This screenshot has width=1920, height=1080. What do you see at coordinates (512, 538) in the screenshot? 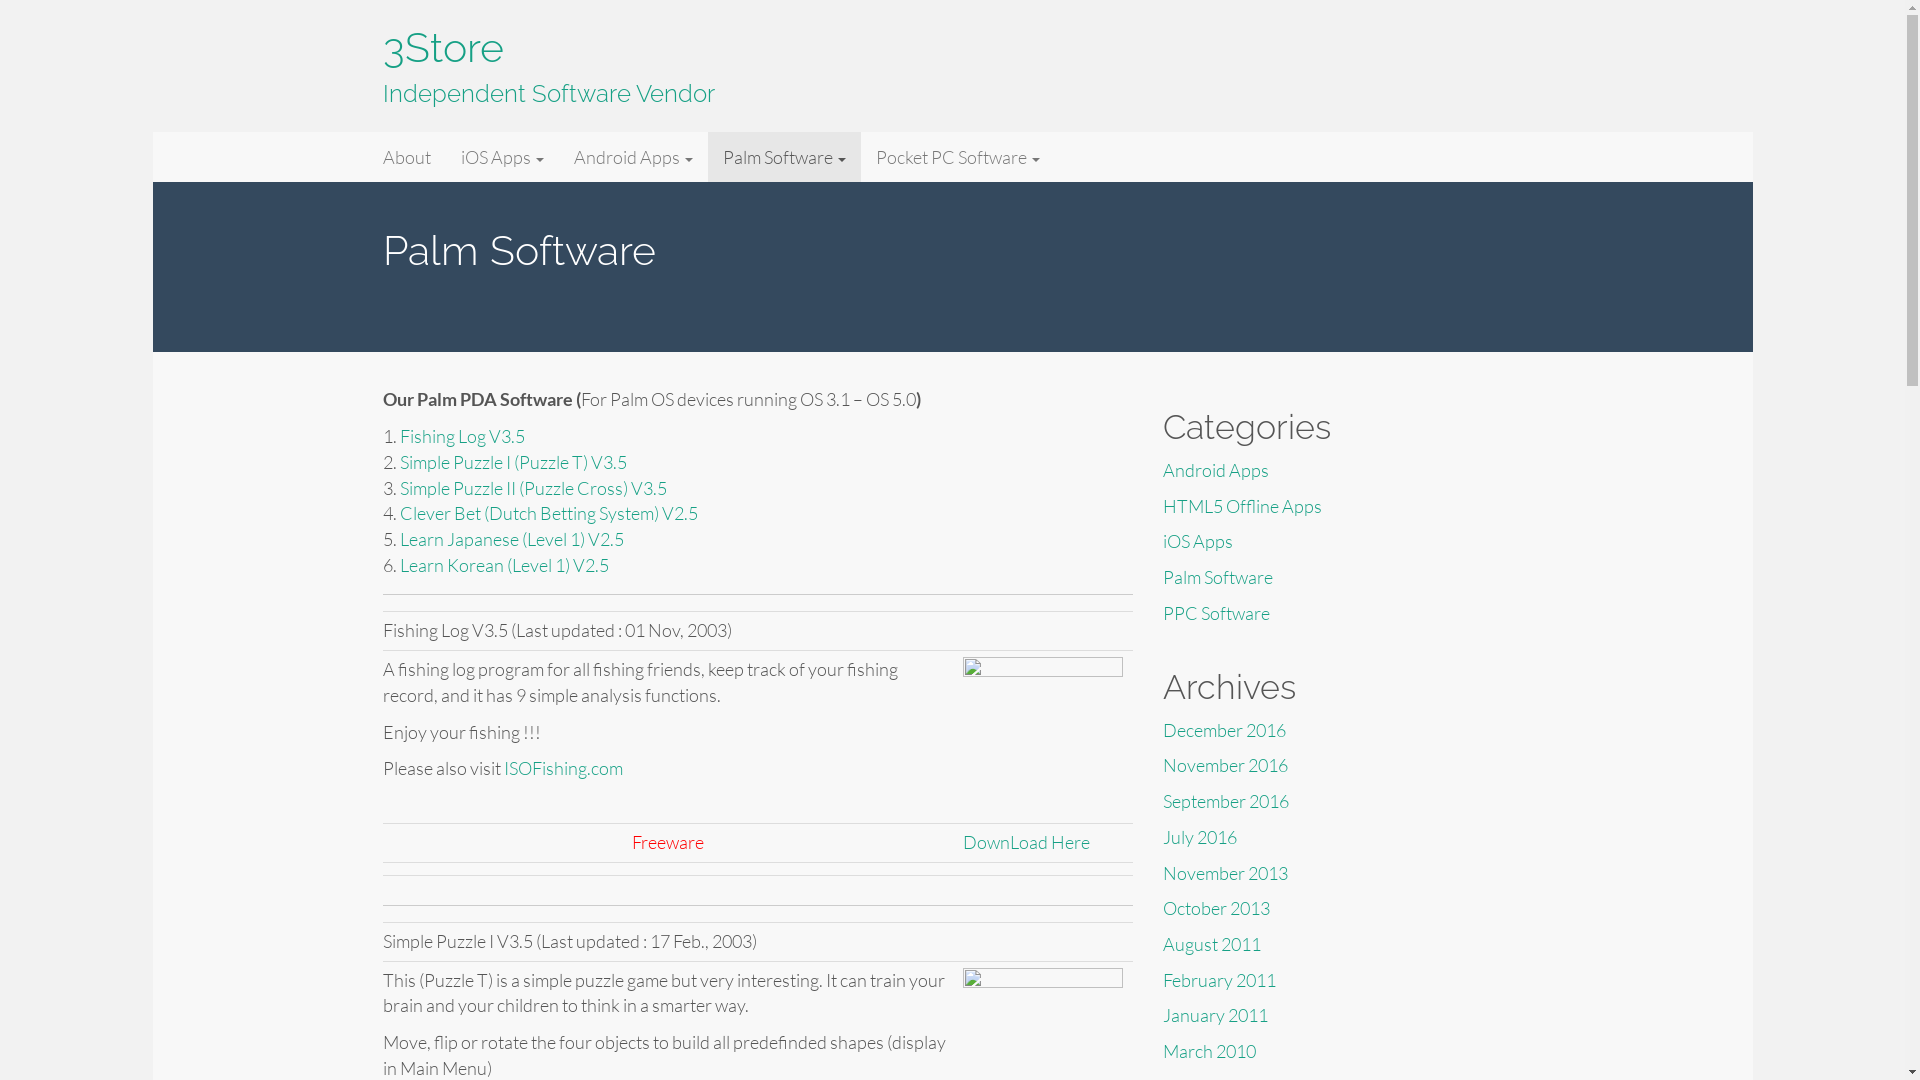
I see `'Learn Japanese (Level 1) V2.5'` at bounding box center [512, 538].